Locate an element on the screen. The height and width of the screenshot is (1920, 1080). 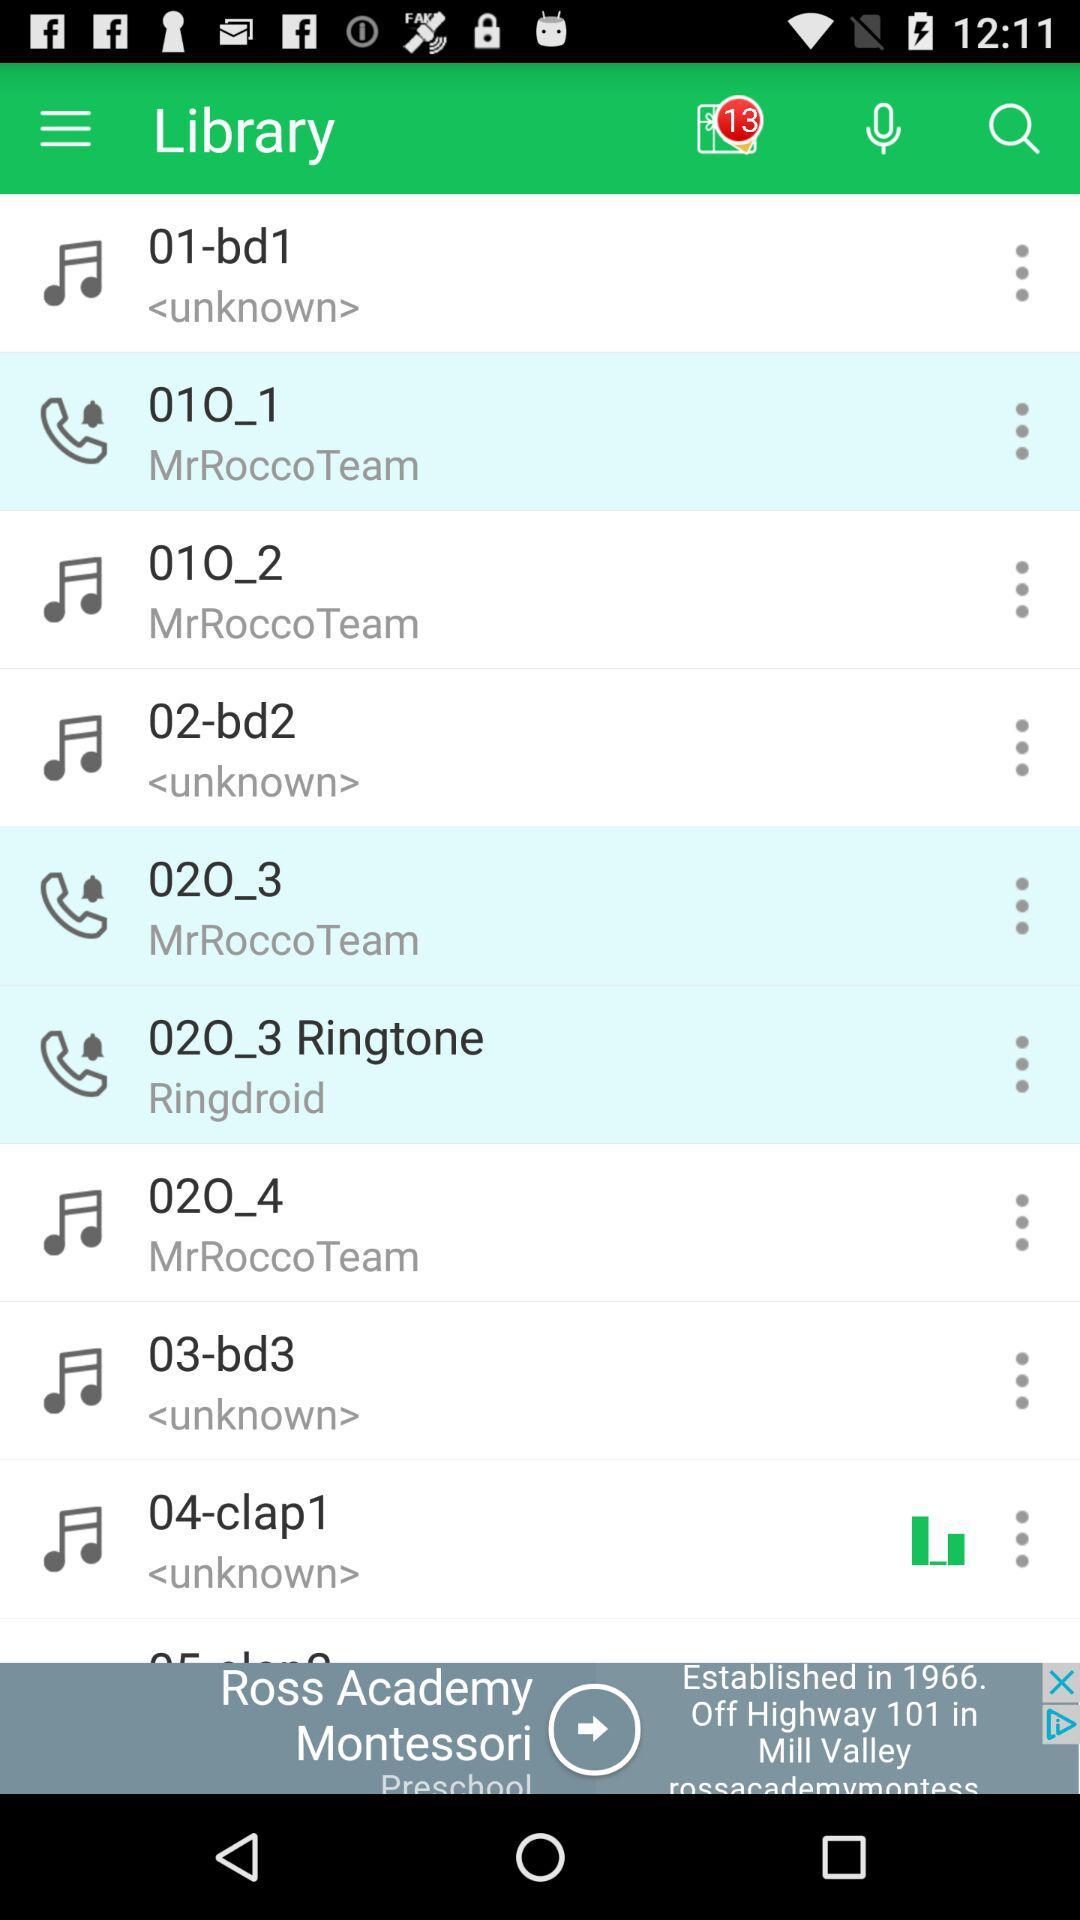
the search icon is located at coordinates (1014, 136).